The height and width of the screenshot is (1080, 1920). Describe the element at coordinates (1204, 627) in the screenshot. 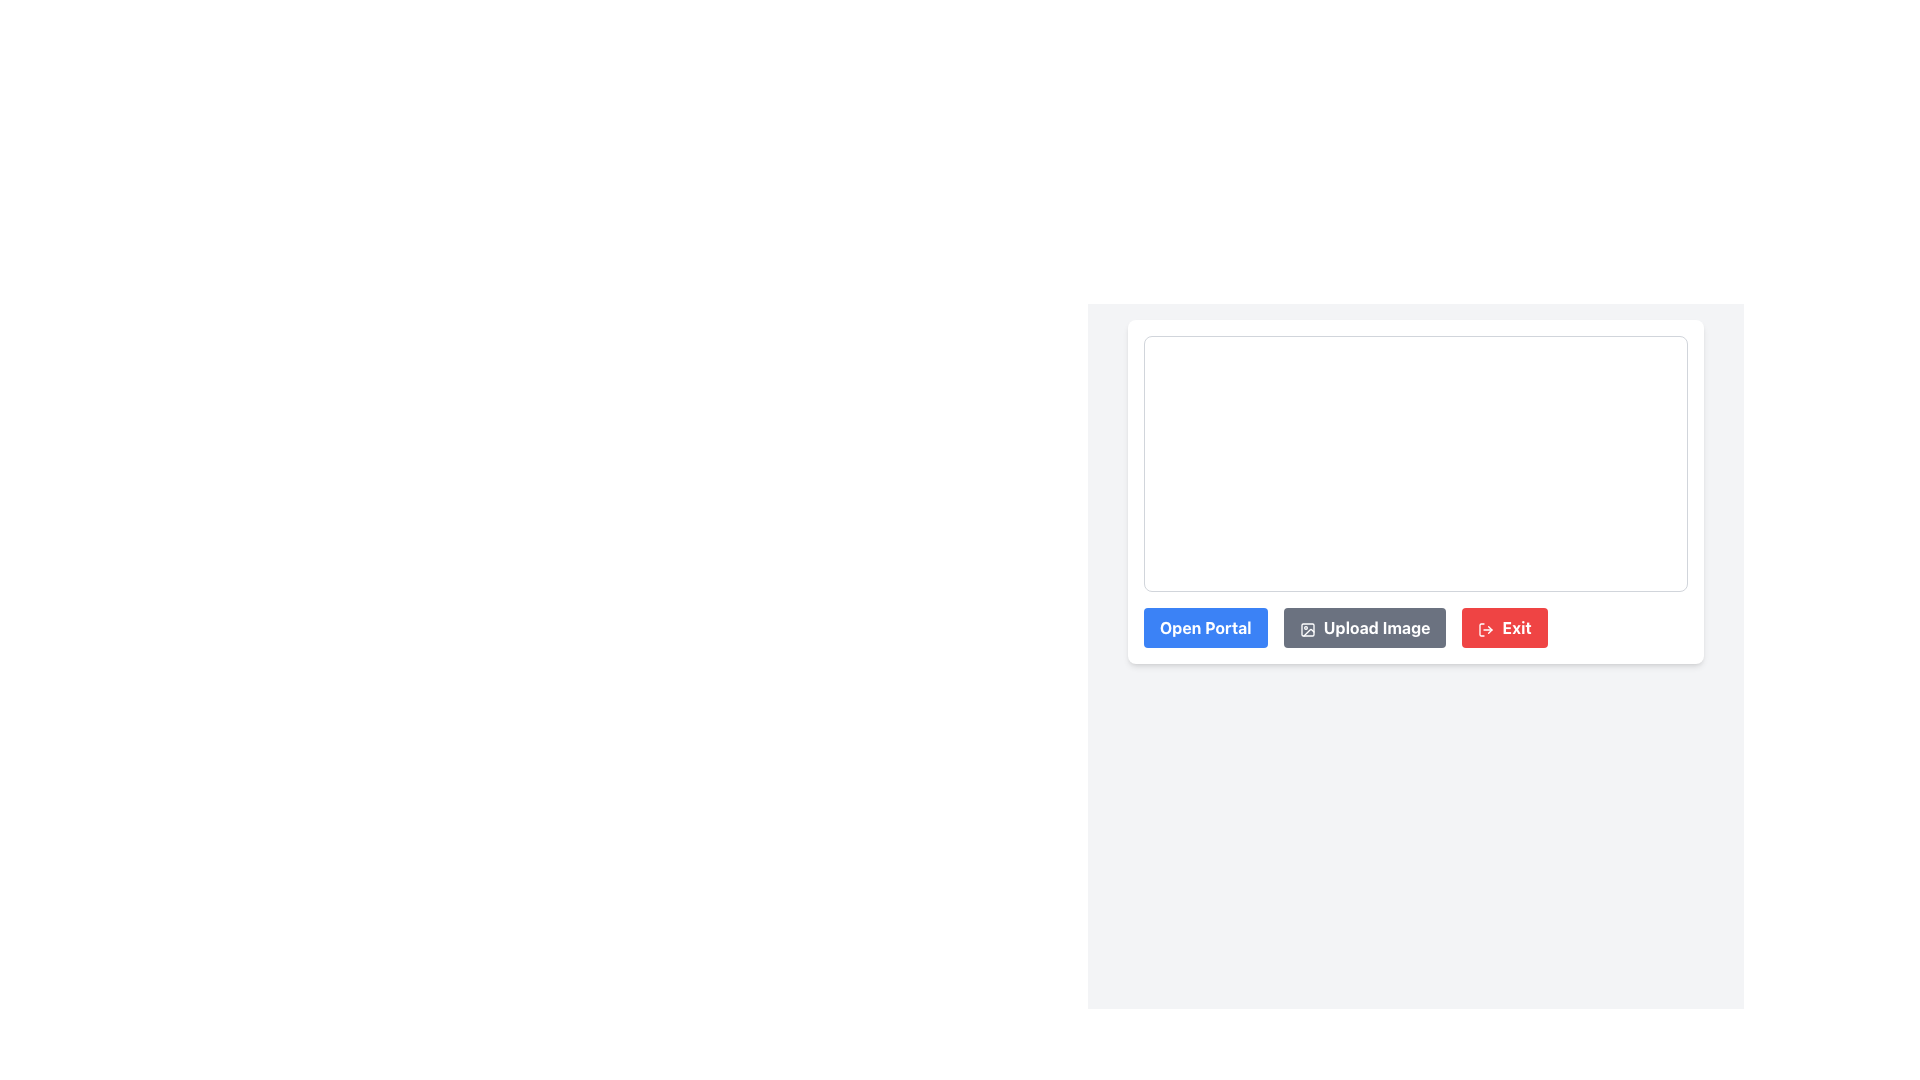

I see `the first button in the bottom section of the interface` at that location.